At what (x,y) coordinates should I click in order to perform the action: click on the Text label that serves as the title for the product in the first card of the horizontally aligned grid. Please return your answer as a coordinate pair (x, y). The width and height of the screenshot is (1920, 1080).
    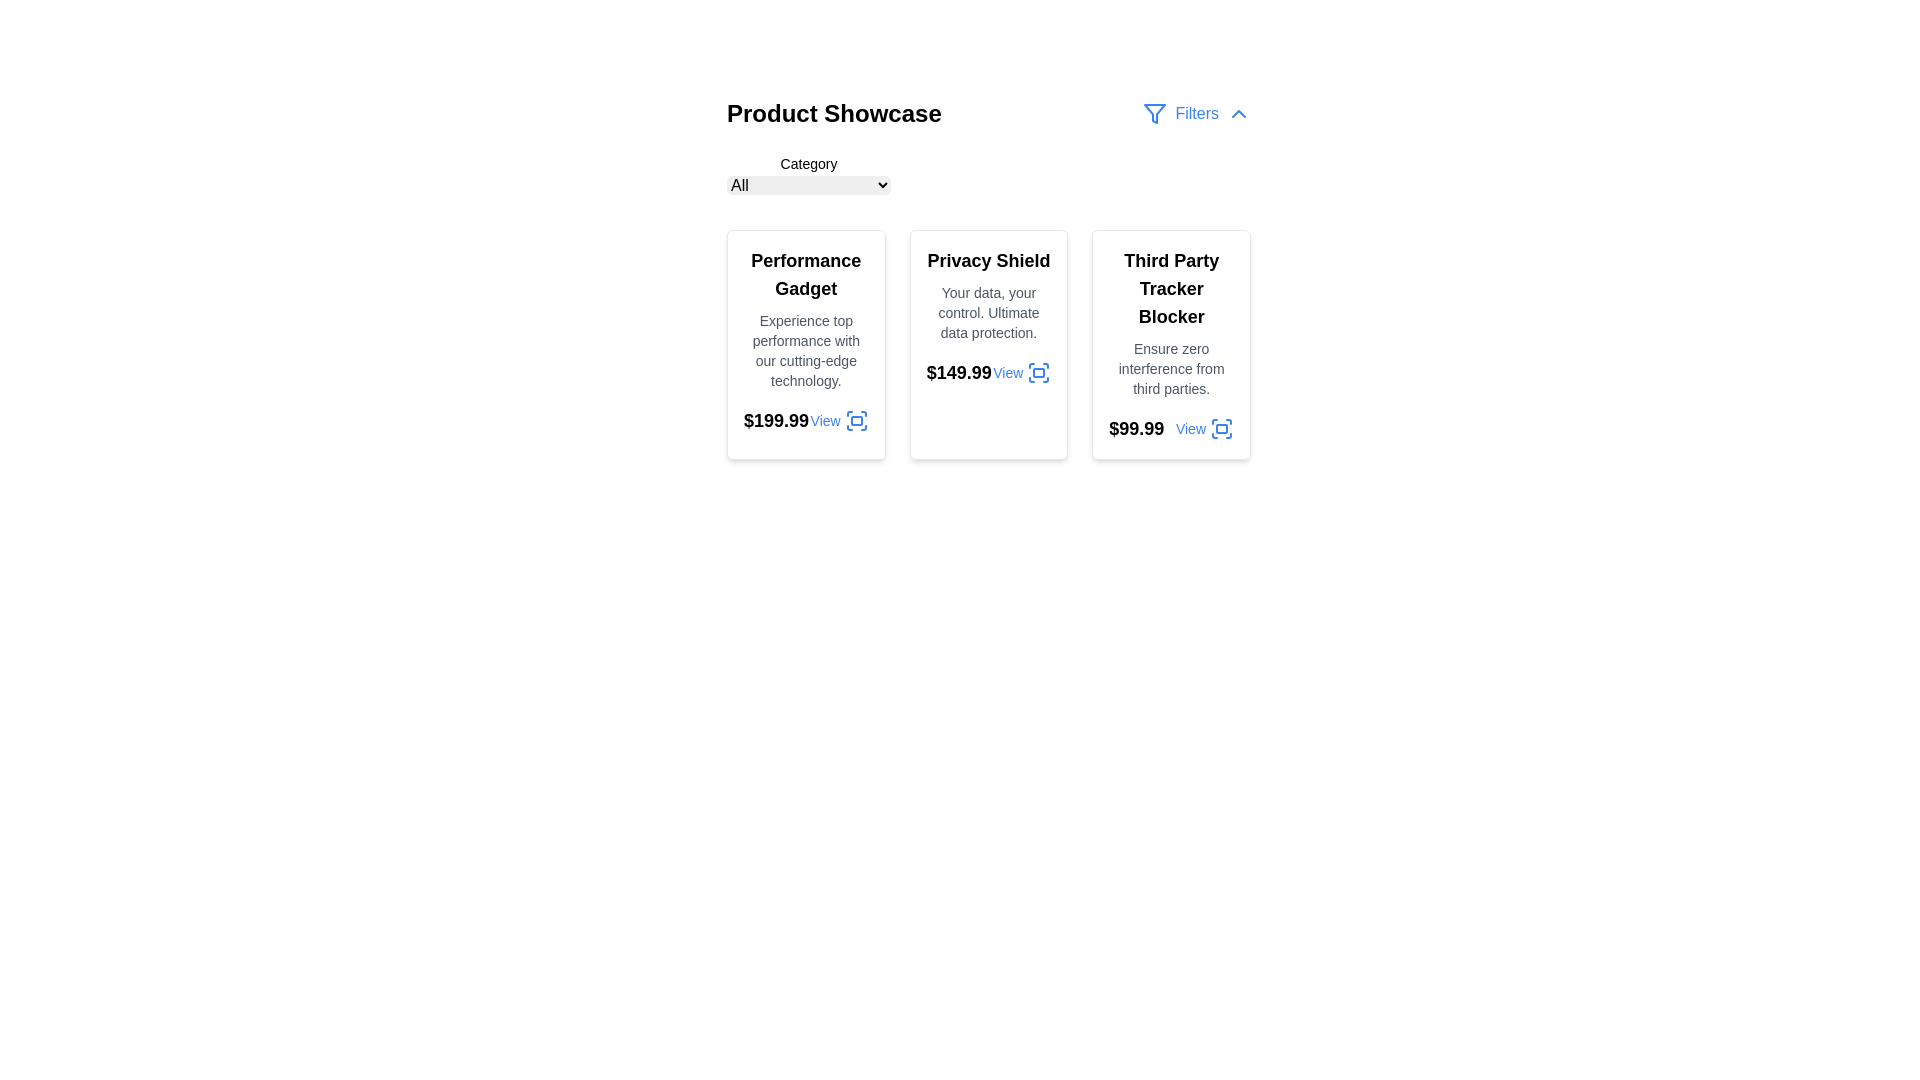
    Looking at the image, I should click on (806, 274).